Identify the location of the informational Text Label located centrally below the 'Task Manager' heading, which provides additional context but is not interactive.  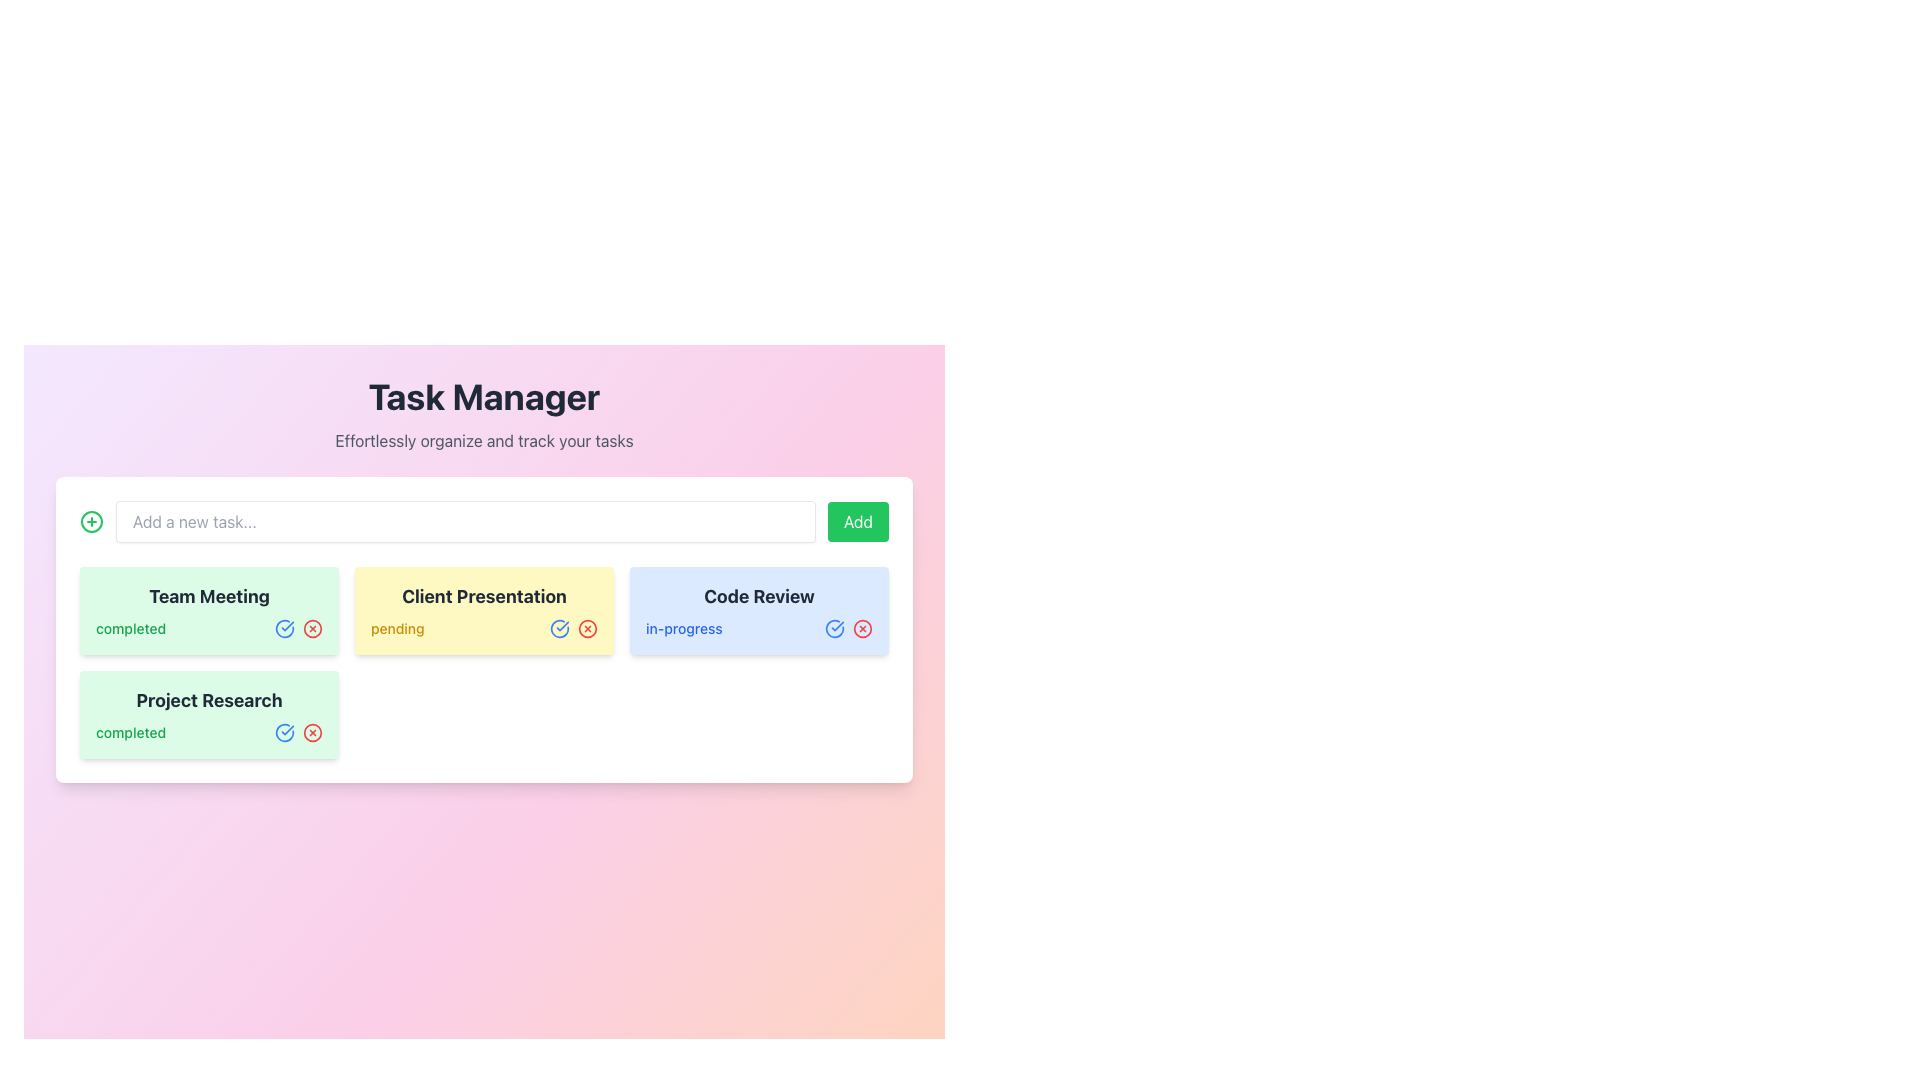
(484, 439).